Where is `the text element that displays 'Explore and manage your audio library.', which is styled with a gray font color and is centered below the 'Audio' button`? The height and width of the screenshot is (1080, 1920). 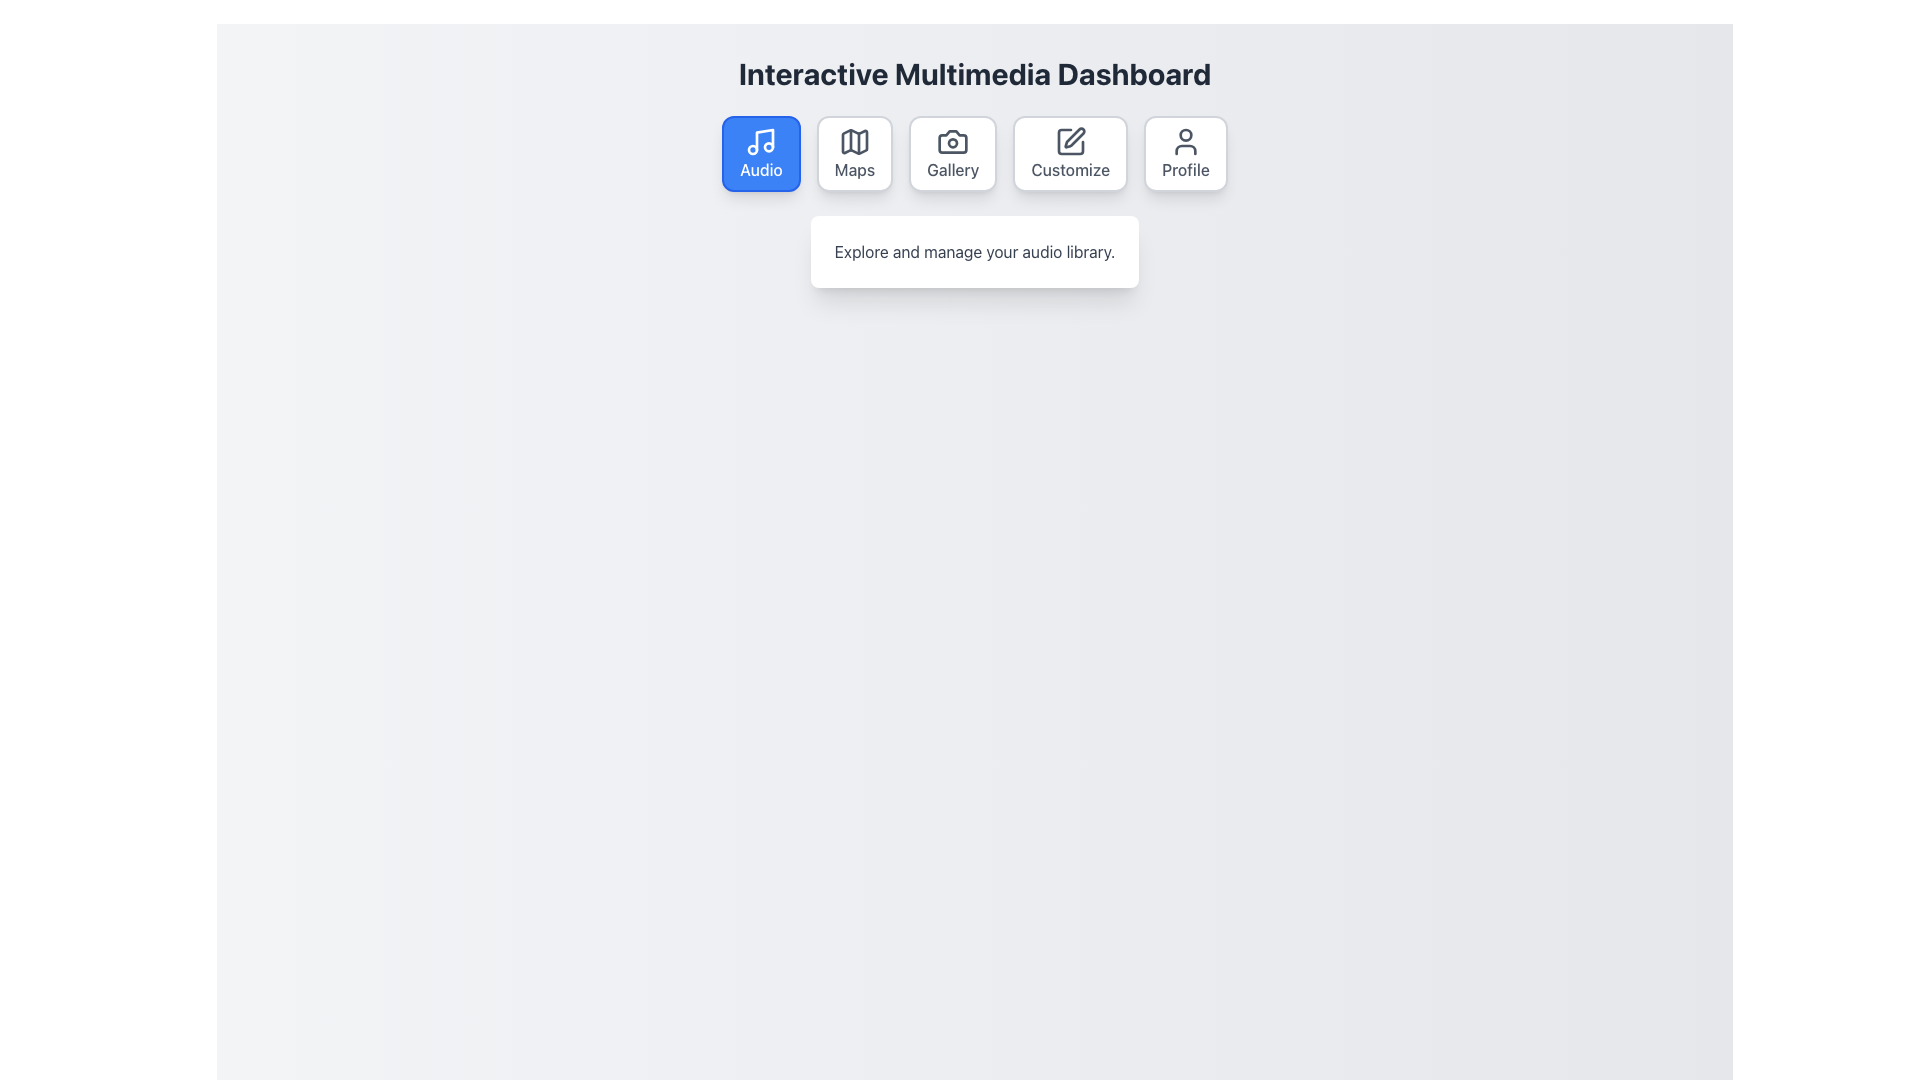 the text element that displays 'Explore and manage your audio library.', which is styled with a gray font color and is centered below the 'Audio' button is located at coordinates (974, 250).